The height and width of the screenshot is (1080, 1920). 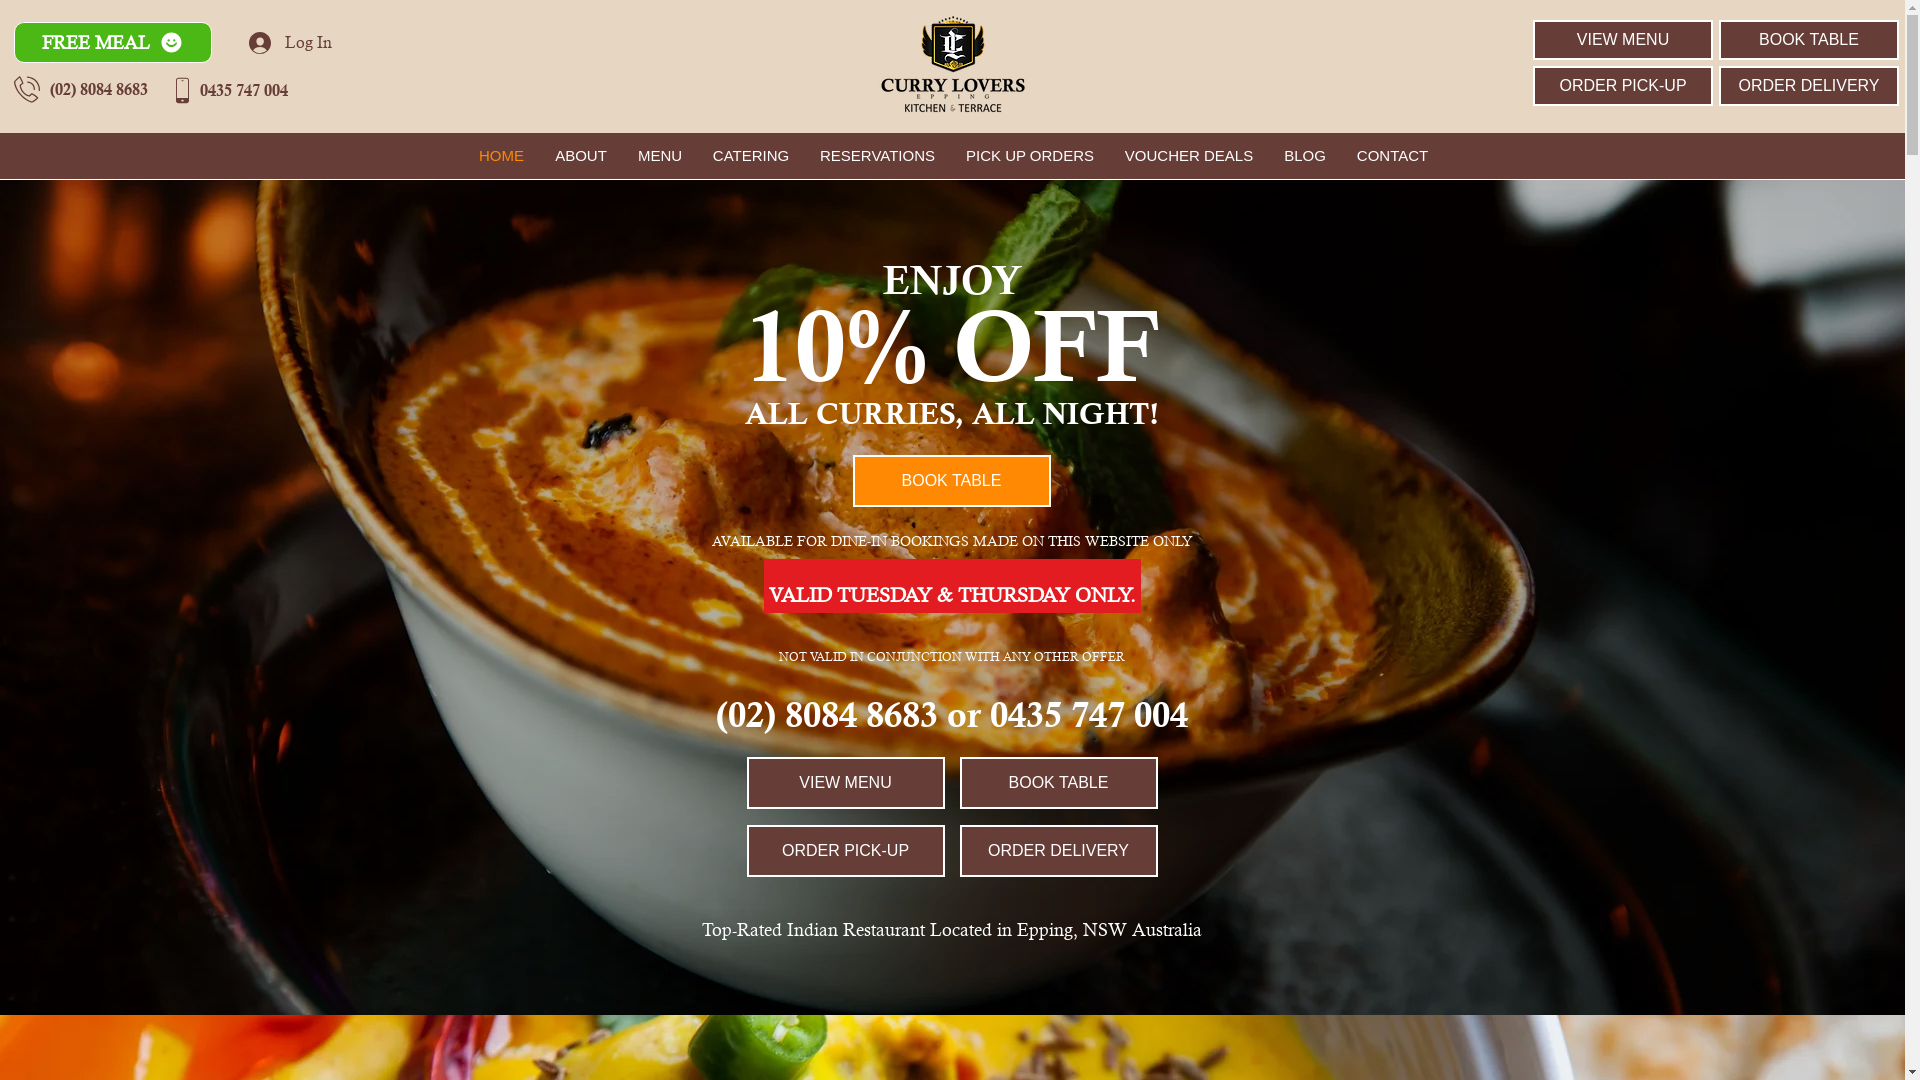 What do you see at coordinates (1189, 154) in the screenshot?
I see `'VOUCHER DEALS'` at bounding box center [1189, 154].